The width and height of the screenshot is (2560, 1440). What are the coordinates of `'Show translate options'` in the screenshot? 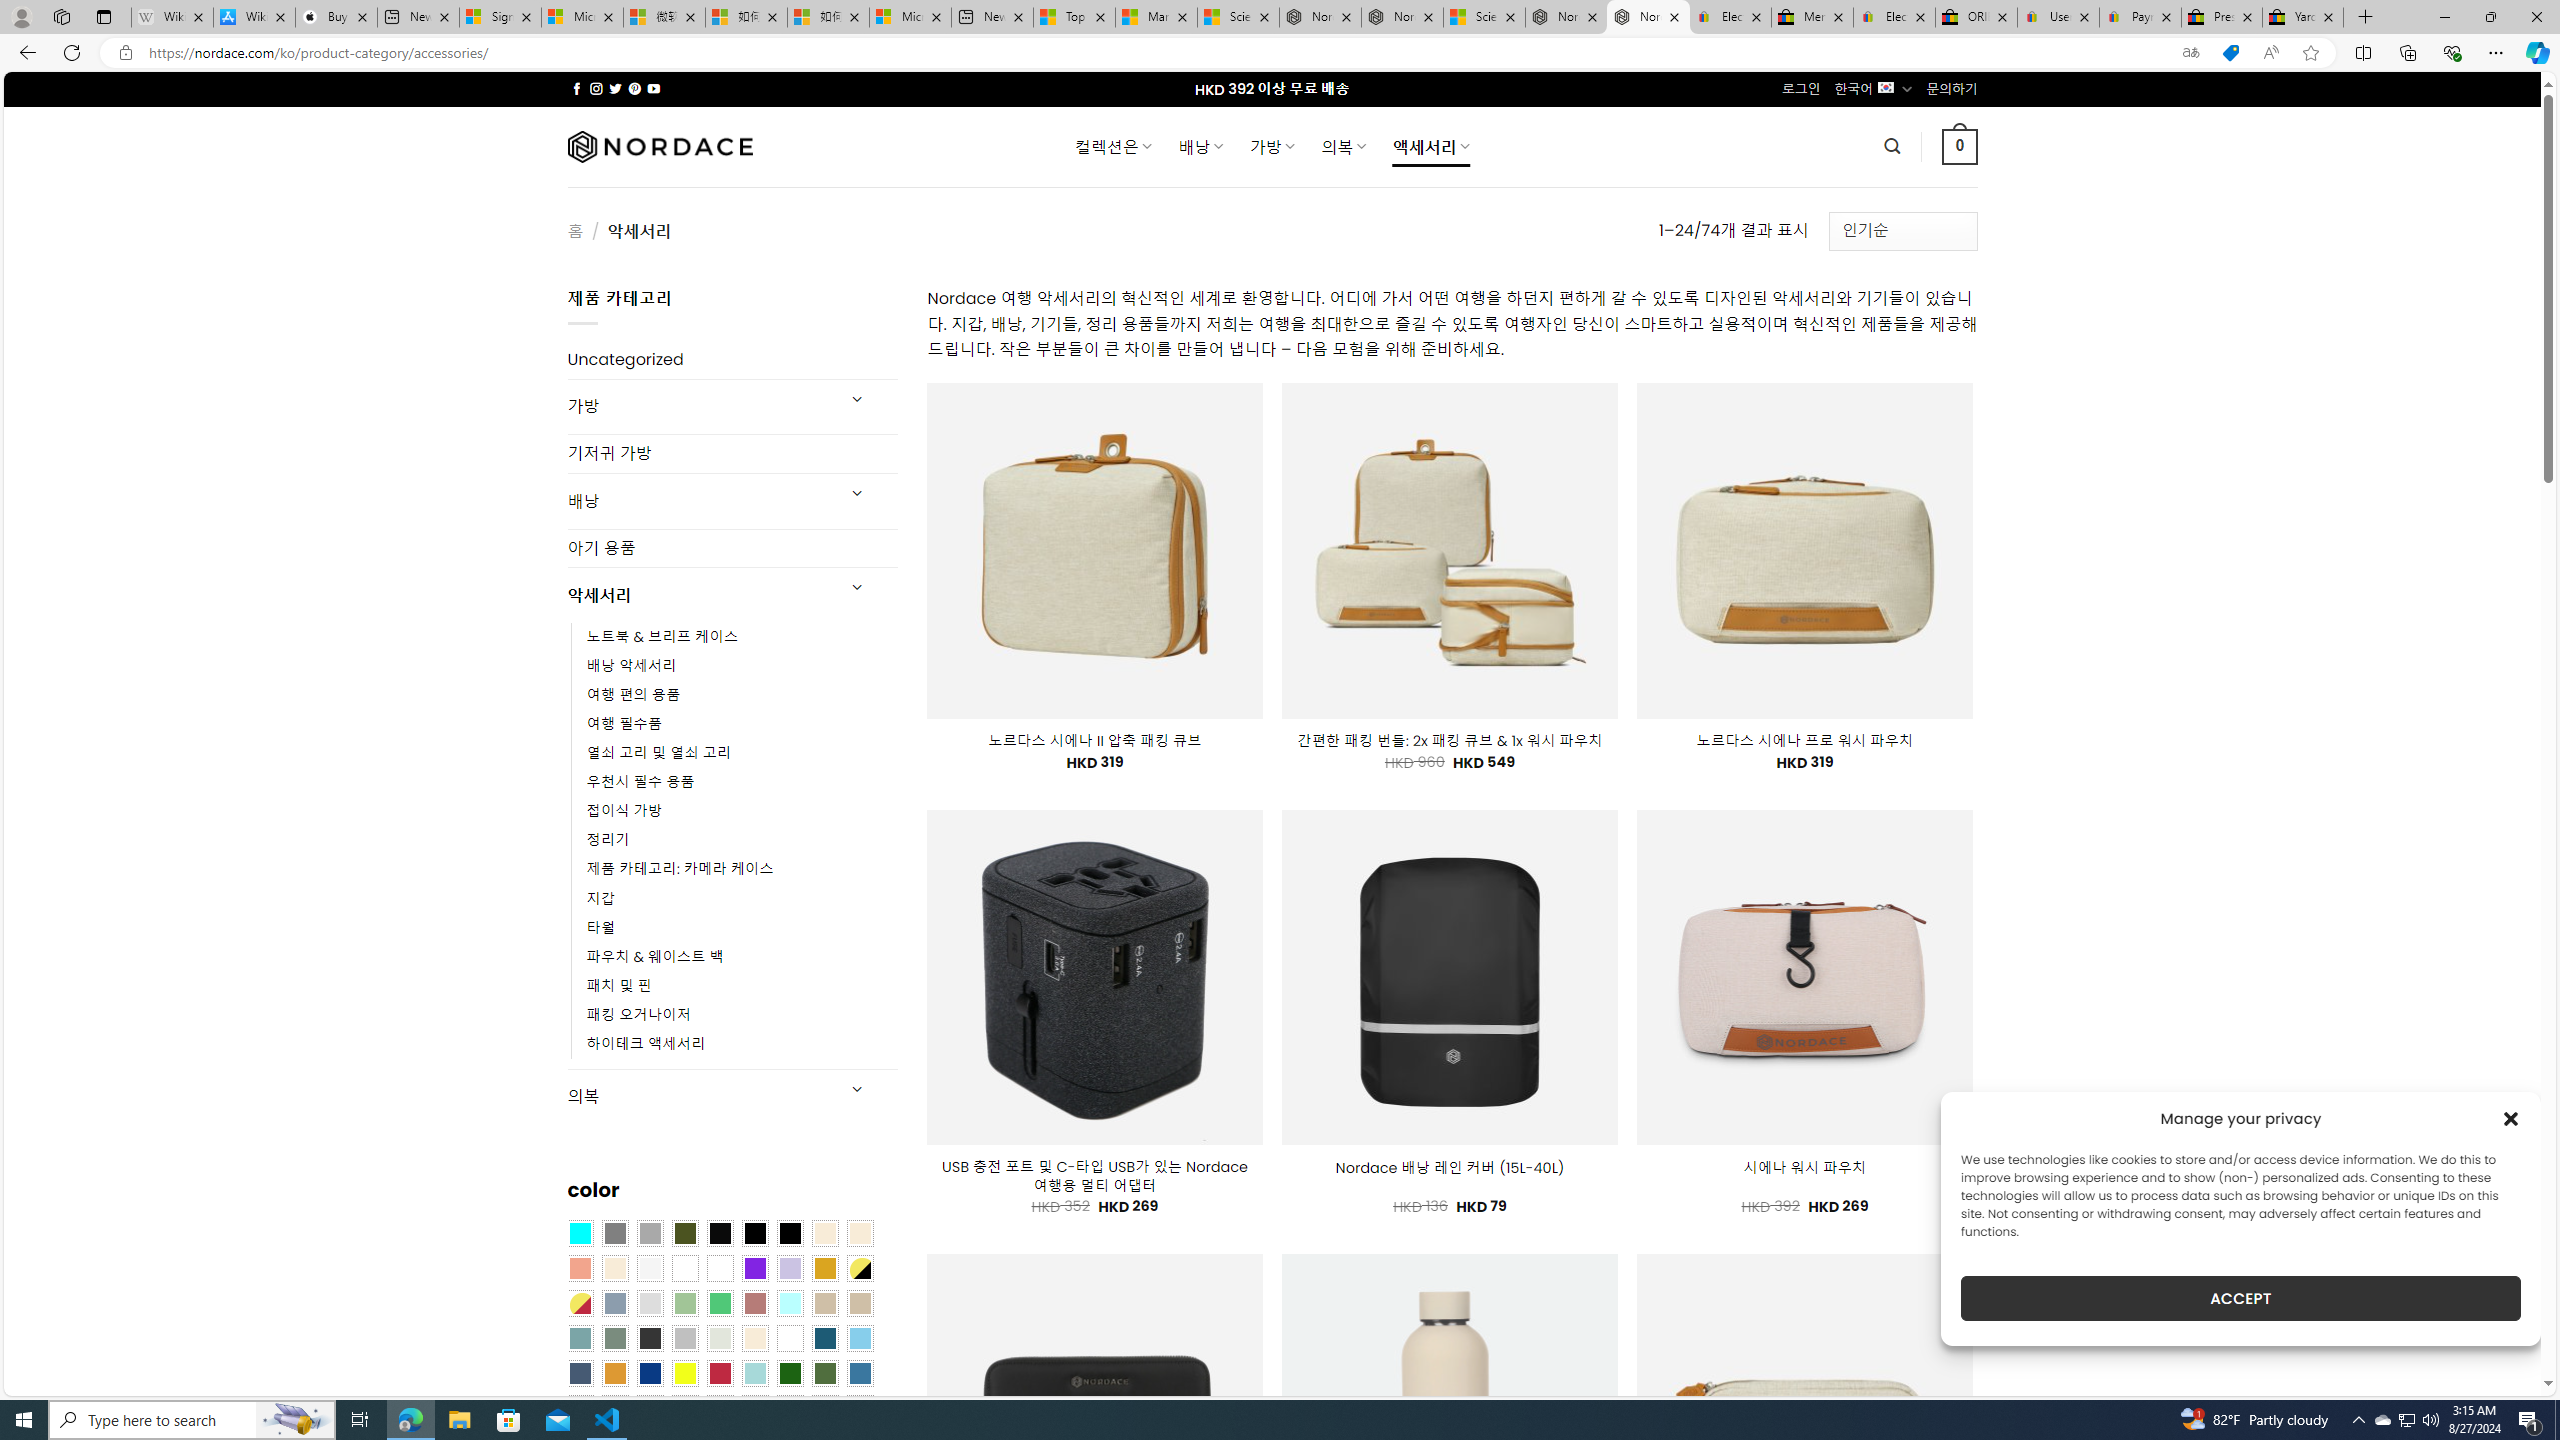 It's located at (2190, 53).